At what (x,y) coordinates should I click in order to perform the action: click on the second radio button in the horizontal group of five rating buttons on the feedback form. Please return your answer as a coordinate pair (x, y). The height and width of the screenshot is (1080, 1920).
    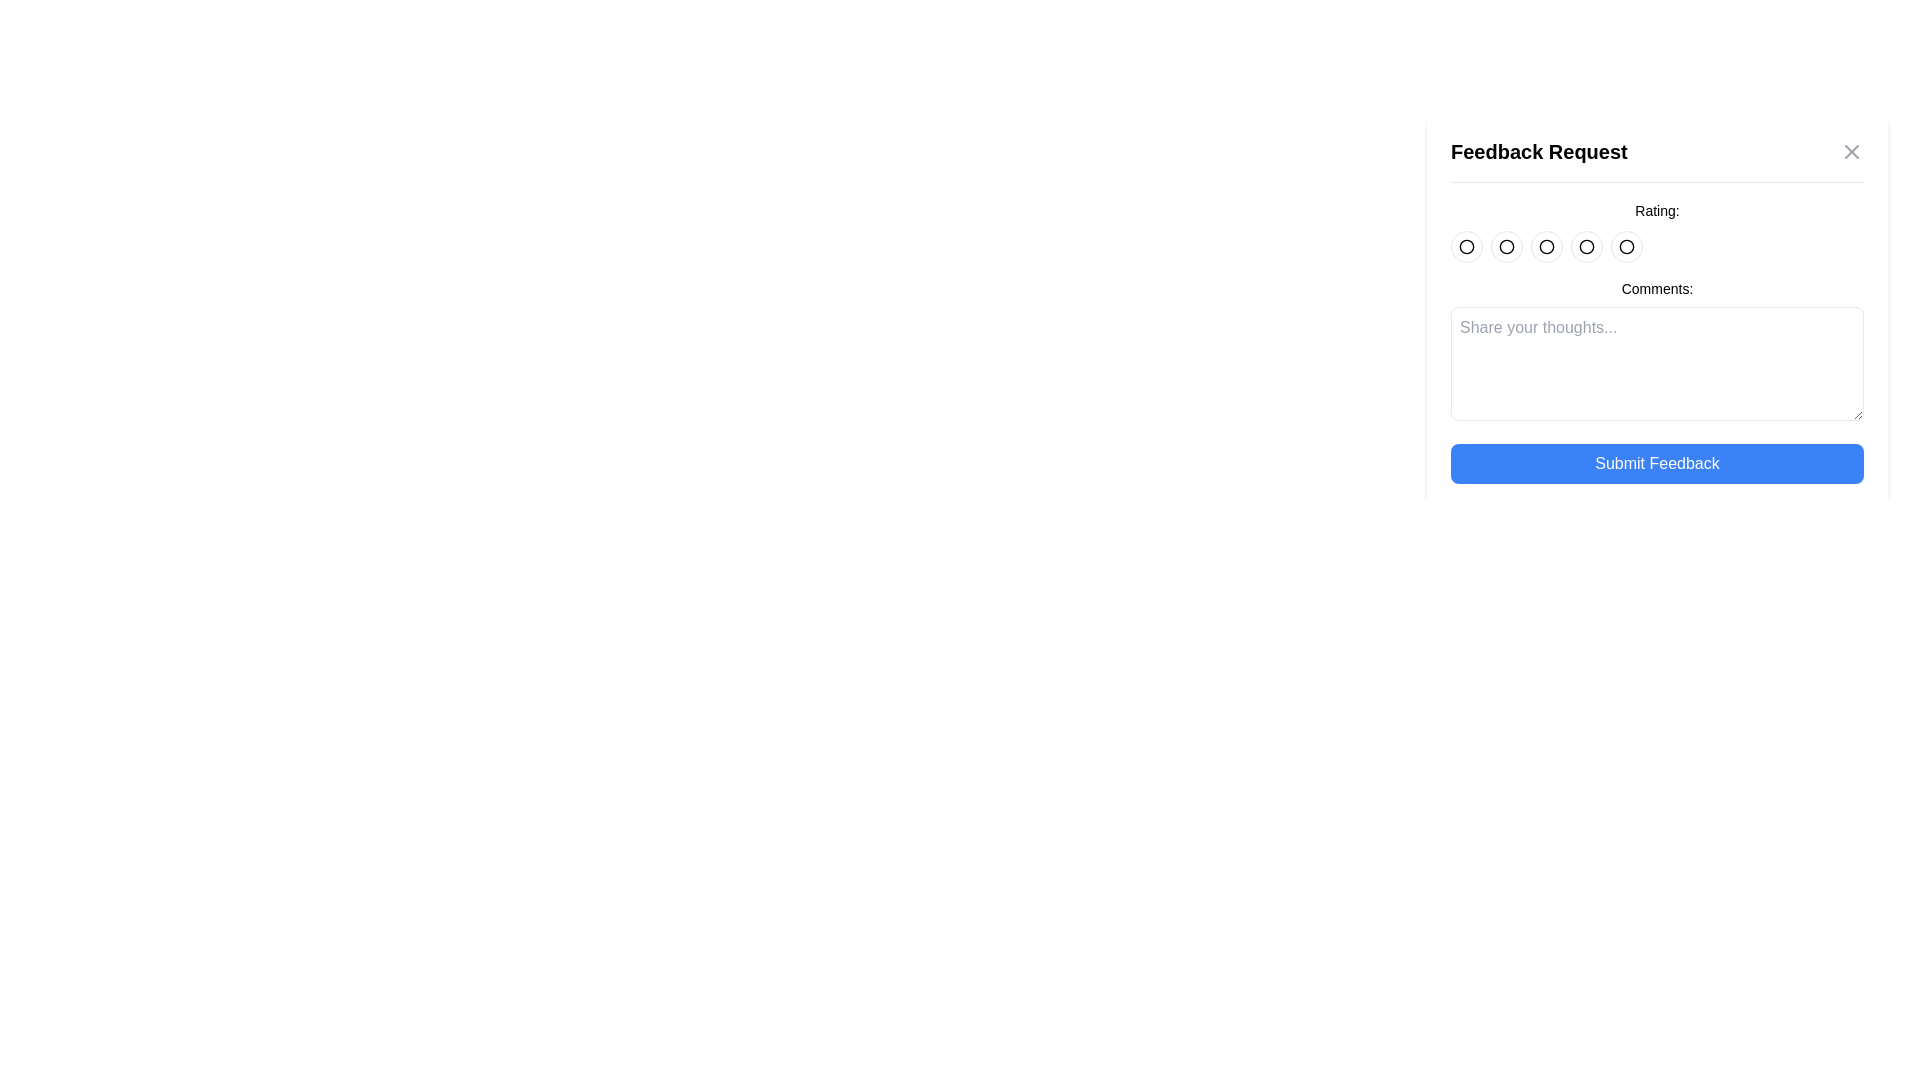
    Looking at the image, I should click on (1507, 245).